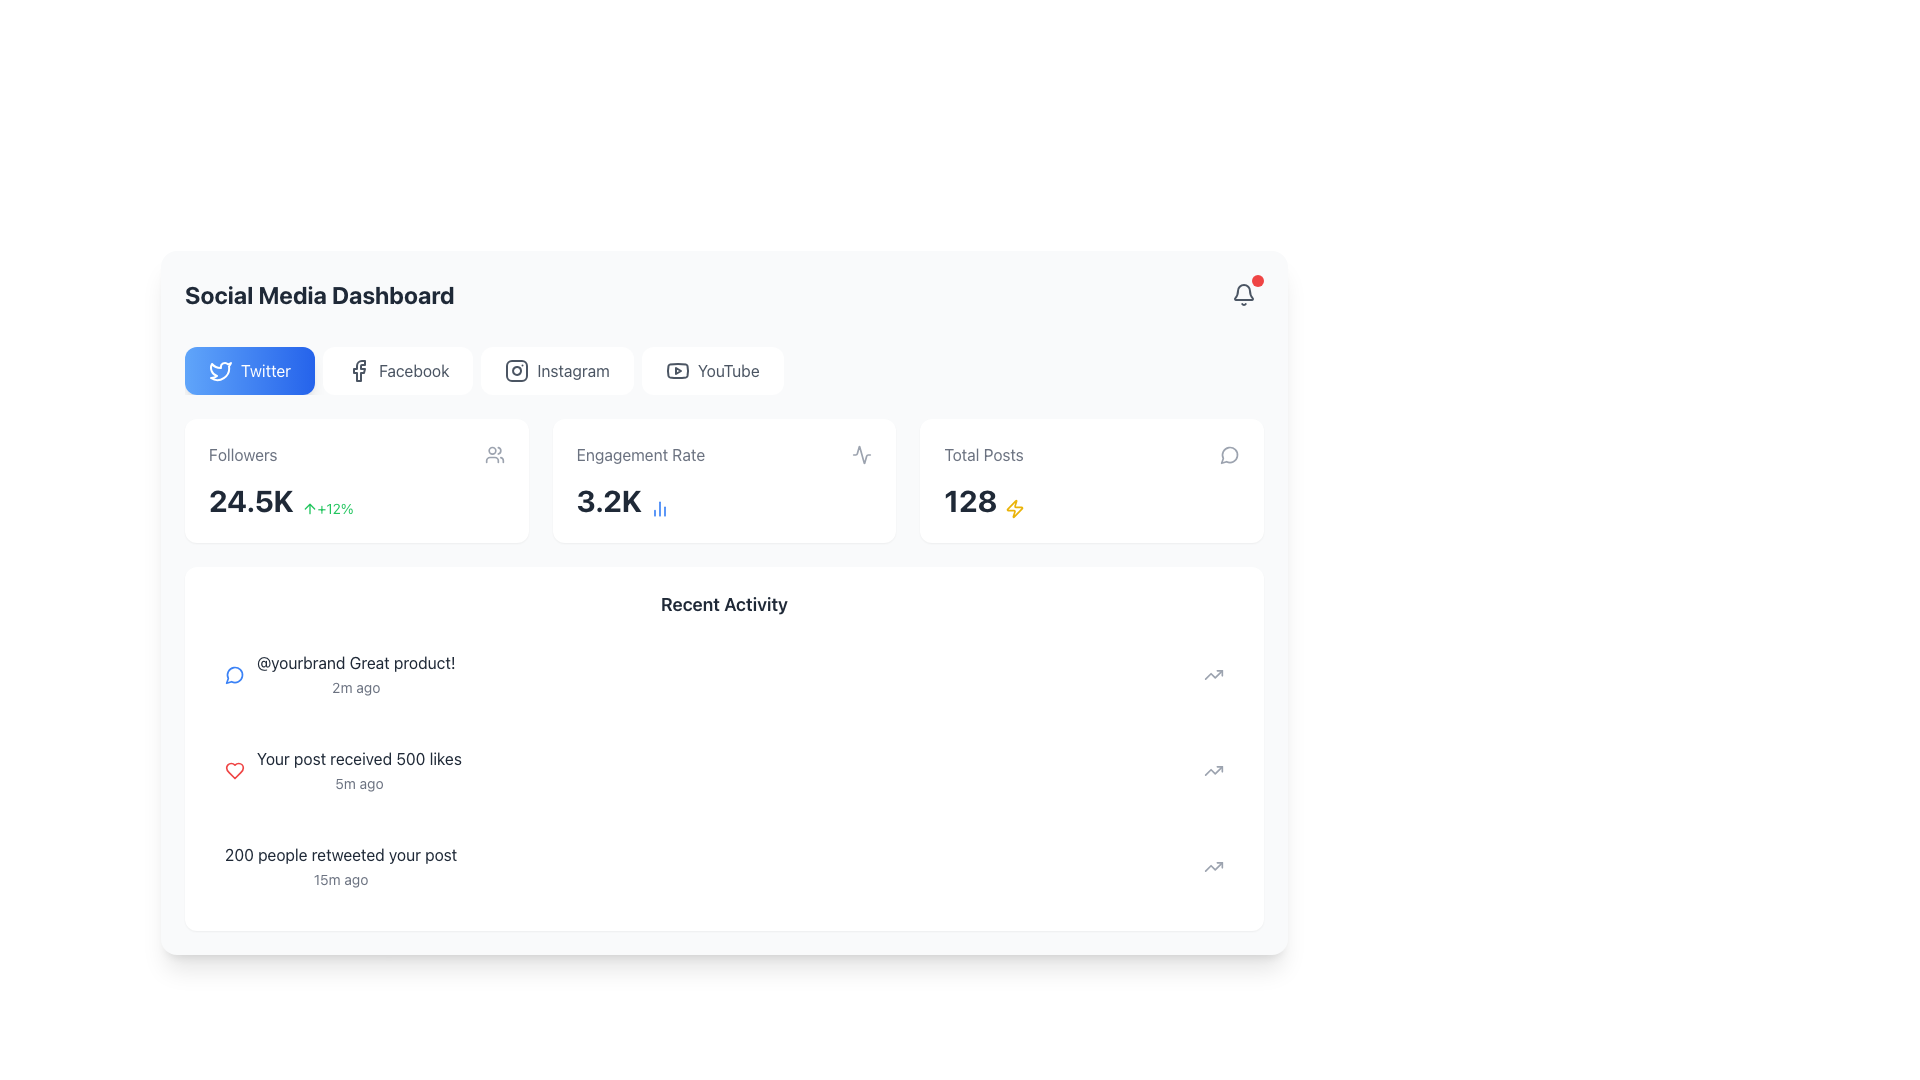  Describe the element at coordinates (308, 508) in the screenshot. I see `the small upward arrow icon located in the 'Followers' section of the dashboard, adjacent to the '24.5K' text and above the '+12%' text` at that location.